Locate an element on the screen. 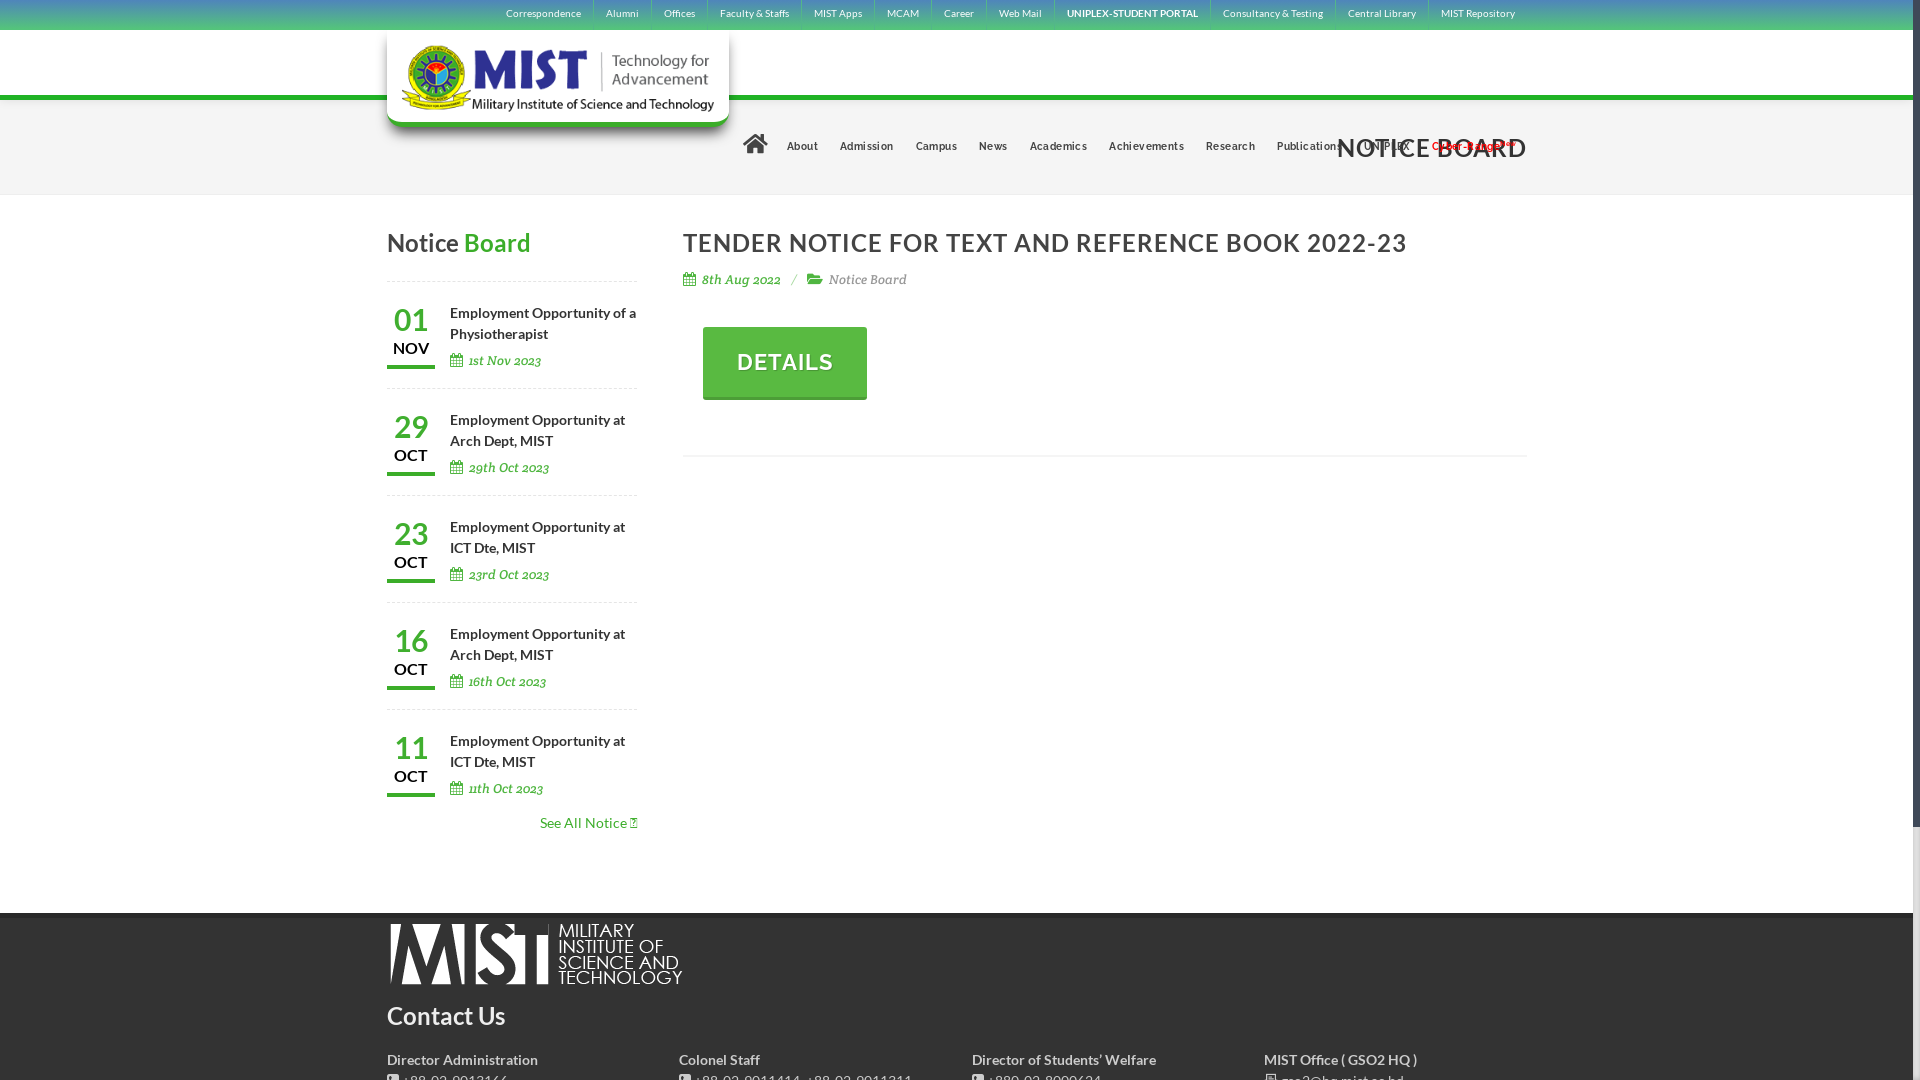 This screenshot has height=1080, width=1920. 'Campus' is located at coordinates (905, 145).